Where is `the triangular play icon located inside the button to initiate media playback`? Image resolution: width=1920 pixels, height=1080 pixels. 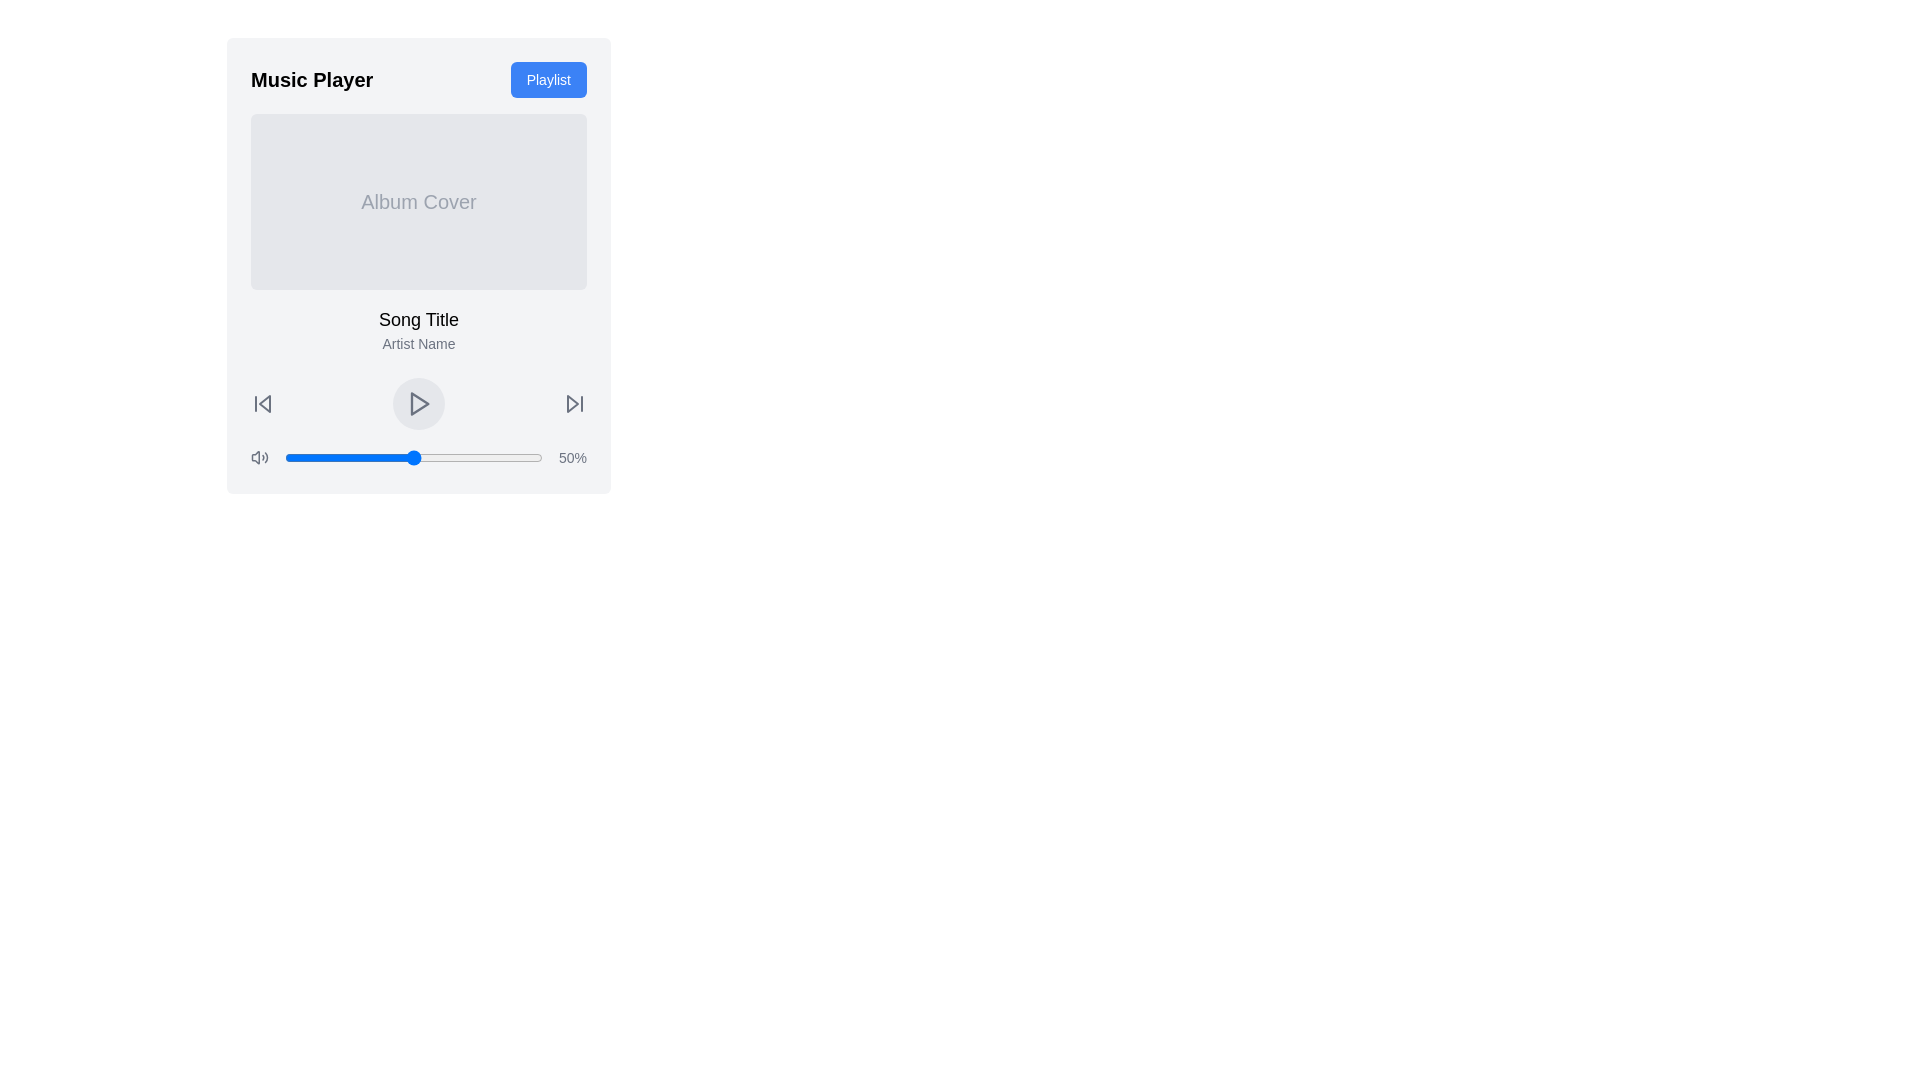 the triangular play icon located inside the button to initiate media playback is located at coordinates (419, 404).